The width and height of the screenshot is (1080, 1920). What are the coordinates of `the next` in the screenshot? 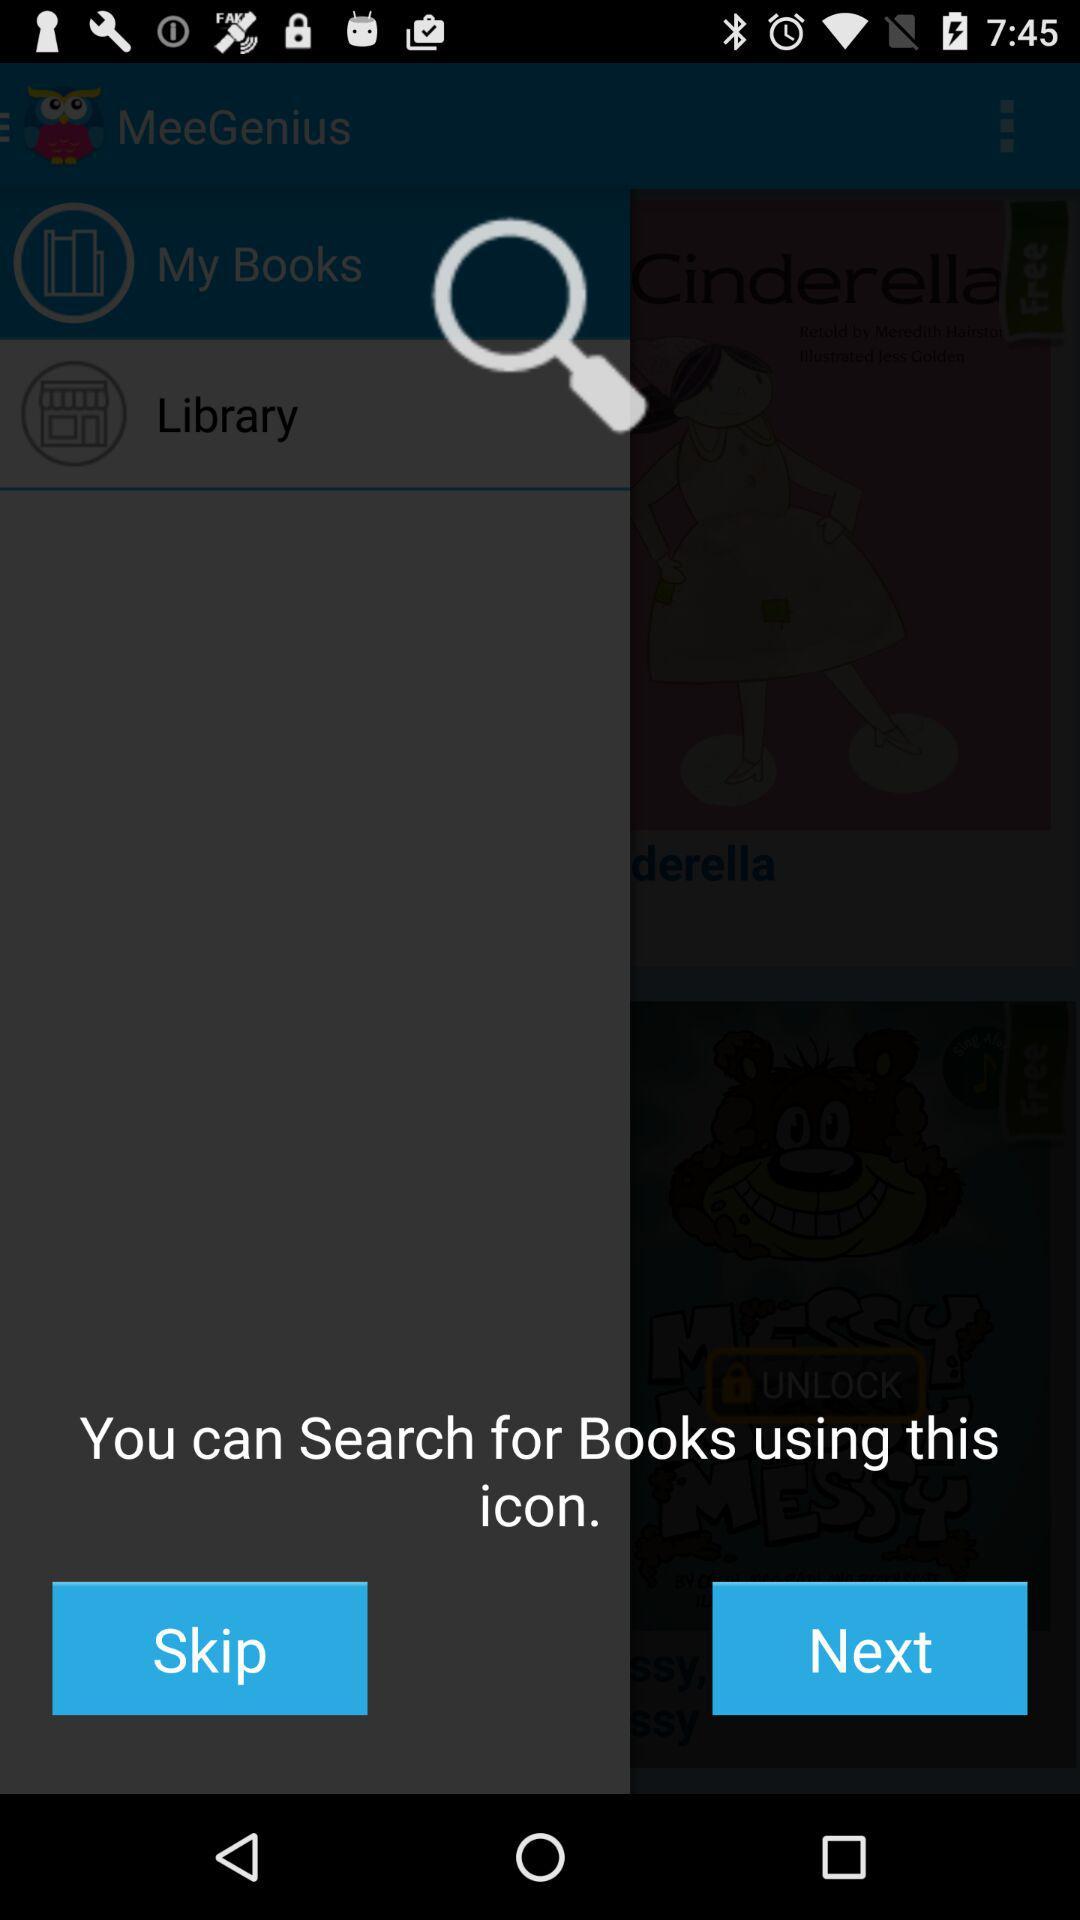 It's located at (869, 1648).